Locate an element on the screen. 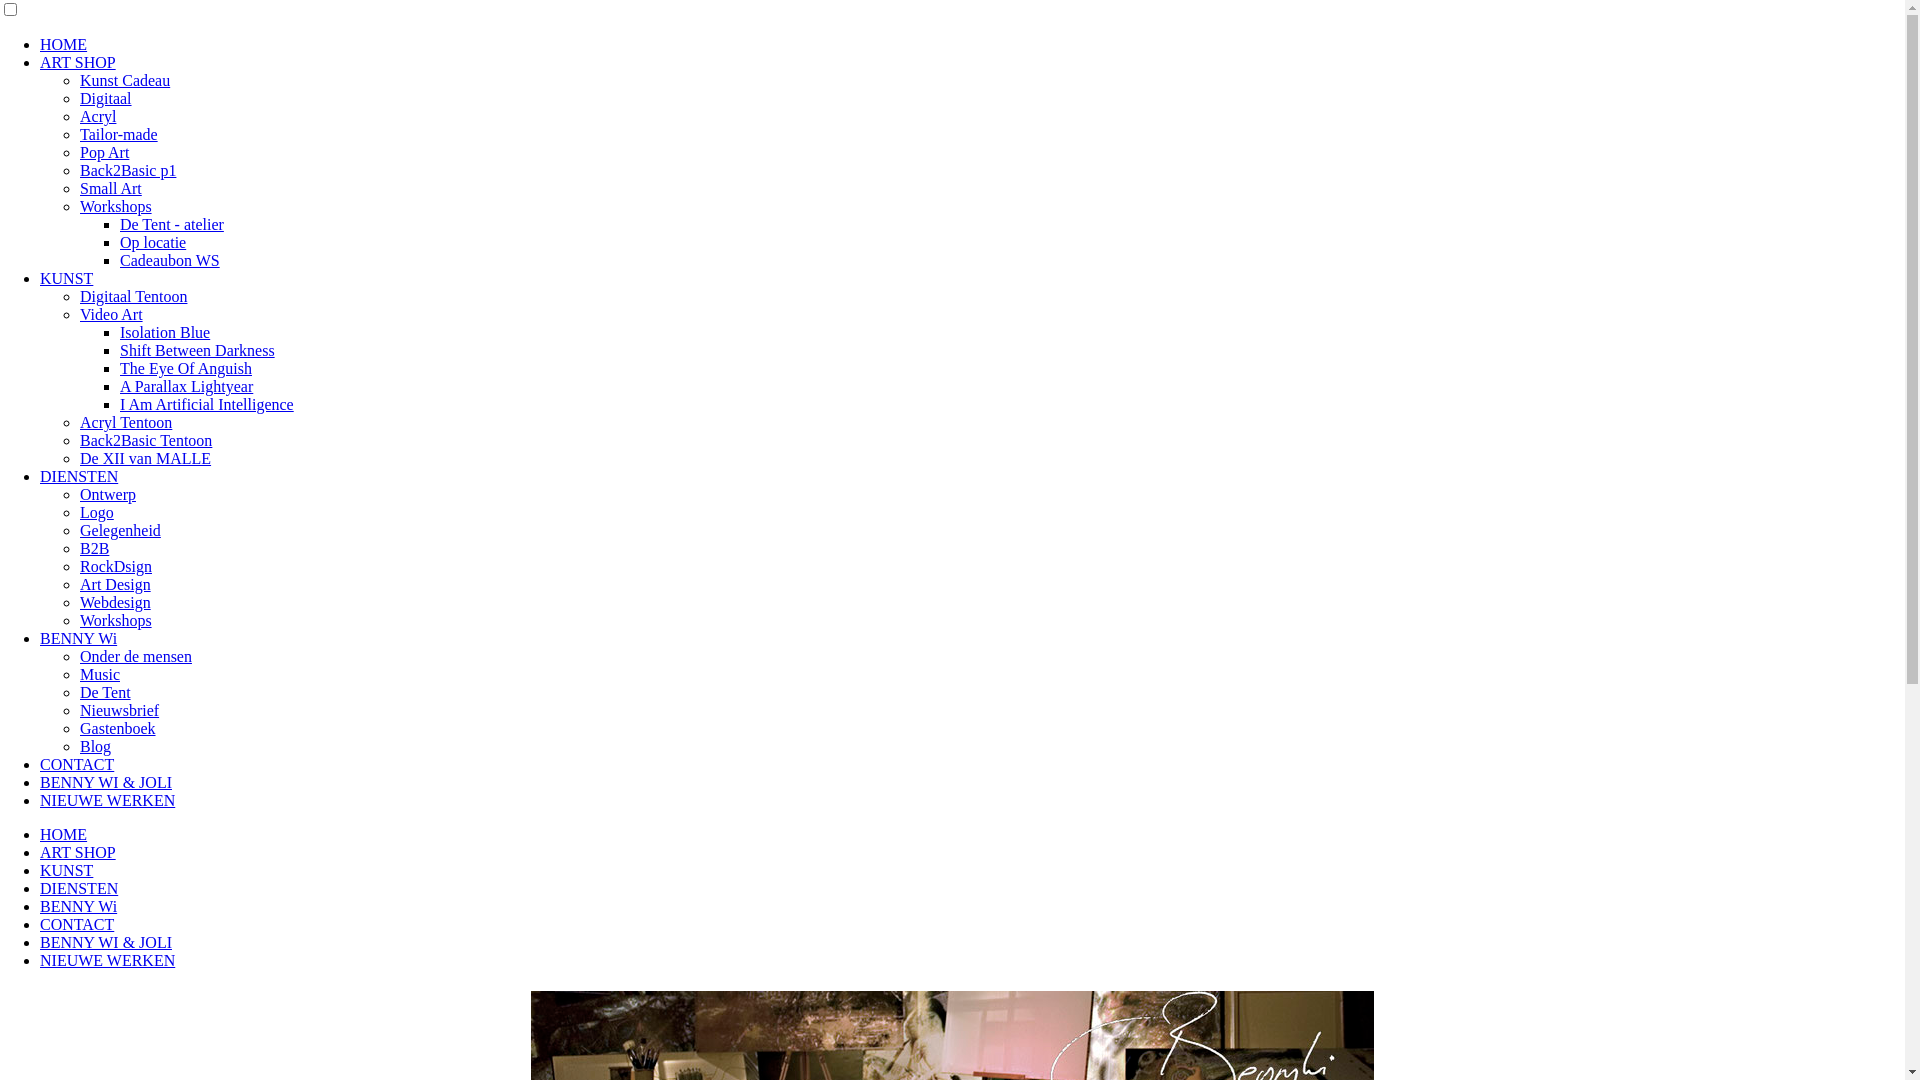 Image resolution: width=1920 pixels, height=1080 pixels. 'De Tent - atelier' is located at coordinates (119, 224).